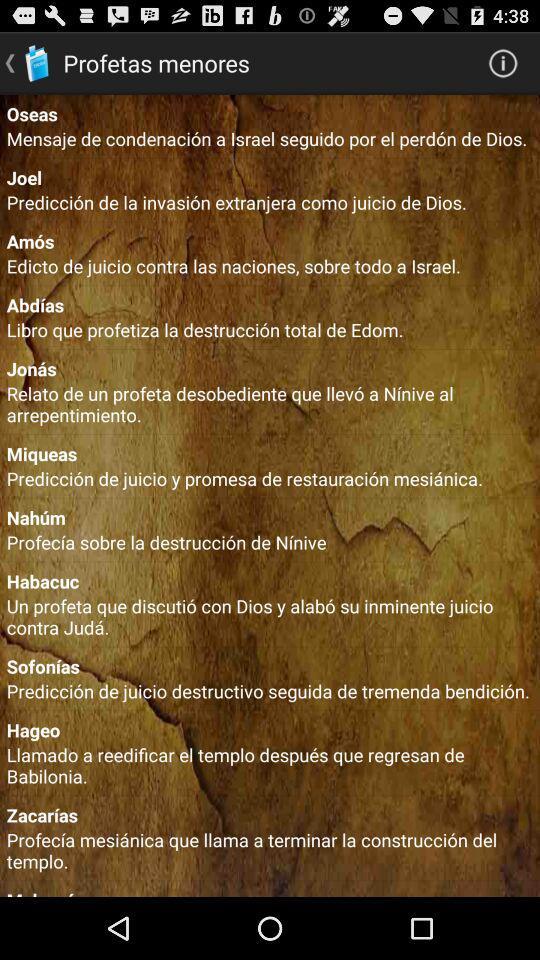 Image resolution: width=540 pixels, height=960 pixels. What do you see at coordinates (270, 304) in the screenshot?
I see `the app above the libro que profetiza app` at bounding box center [270, 304].